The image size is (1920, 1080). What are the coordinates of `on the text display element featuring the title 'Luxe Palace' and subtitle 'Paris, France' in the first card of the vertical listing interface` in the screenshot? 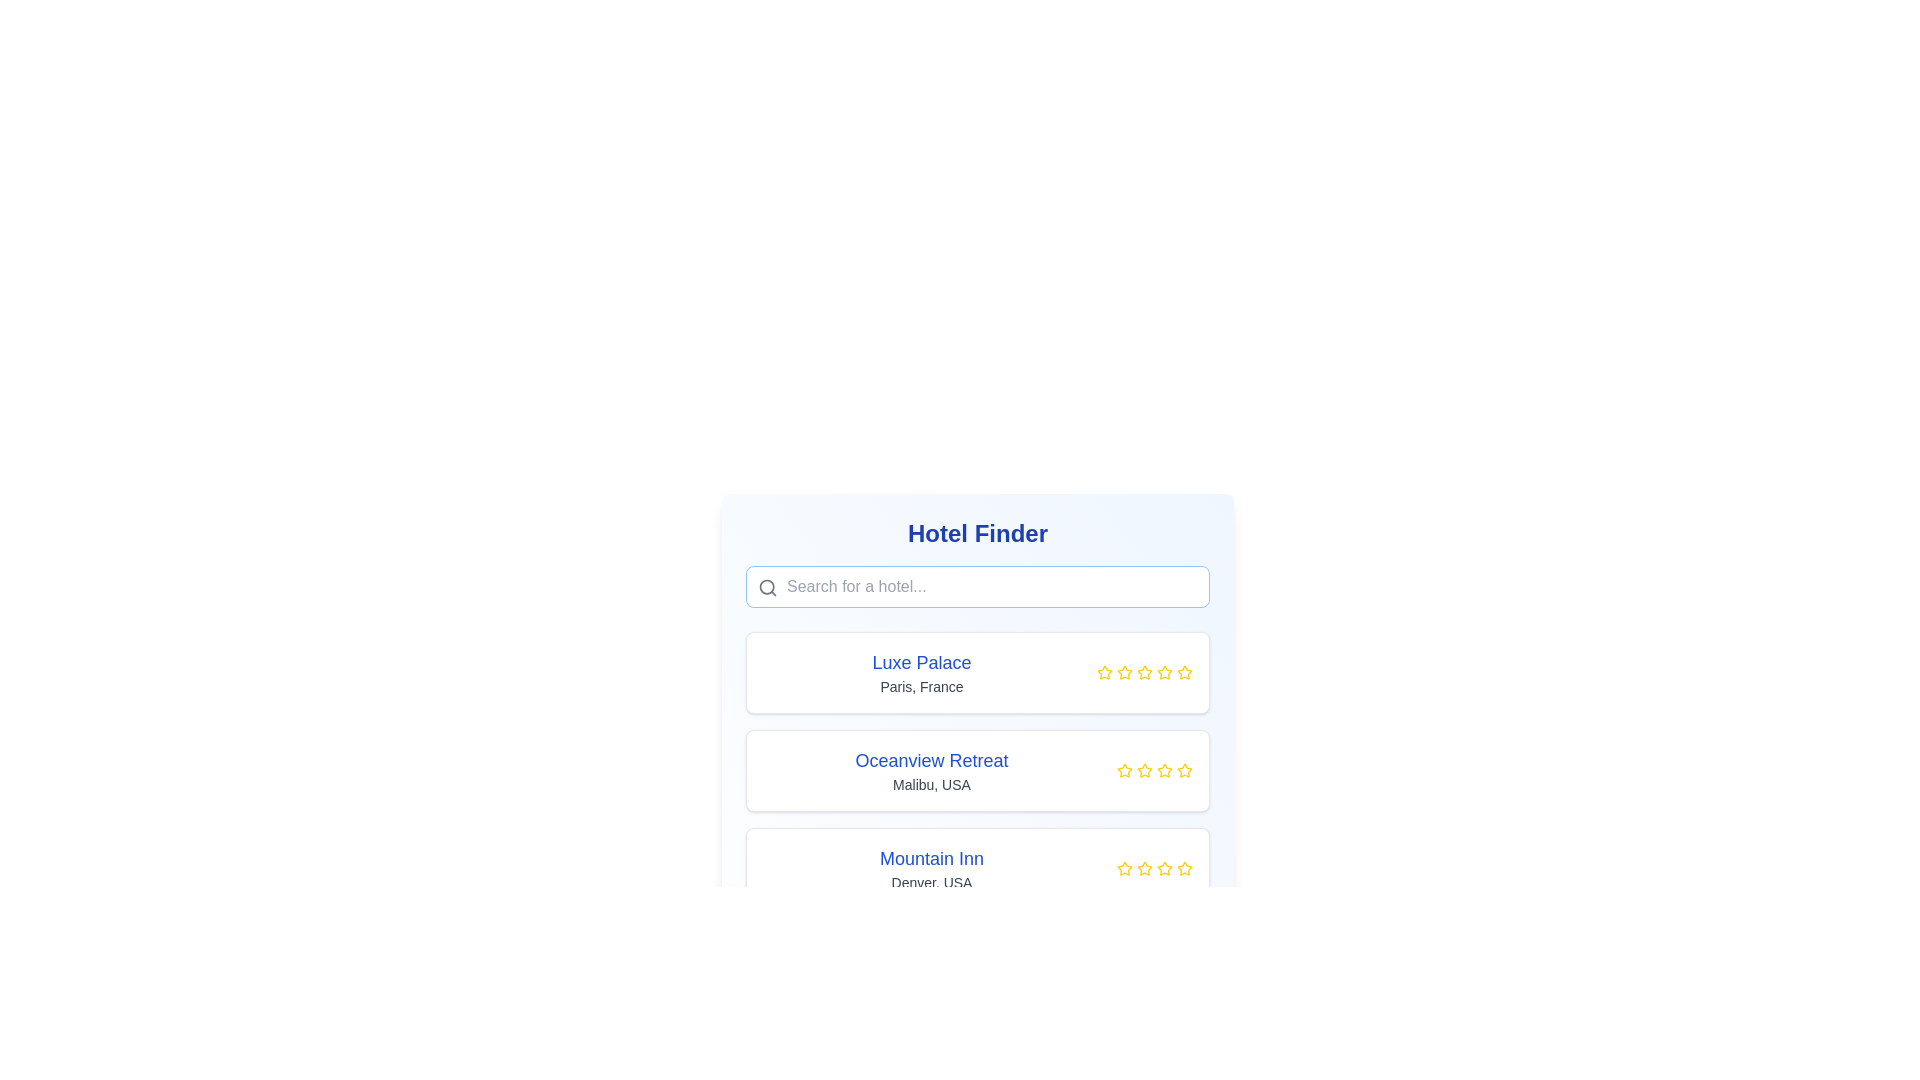 It's located at (920, 672).